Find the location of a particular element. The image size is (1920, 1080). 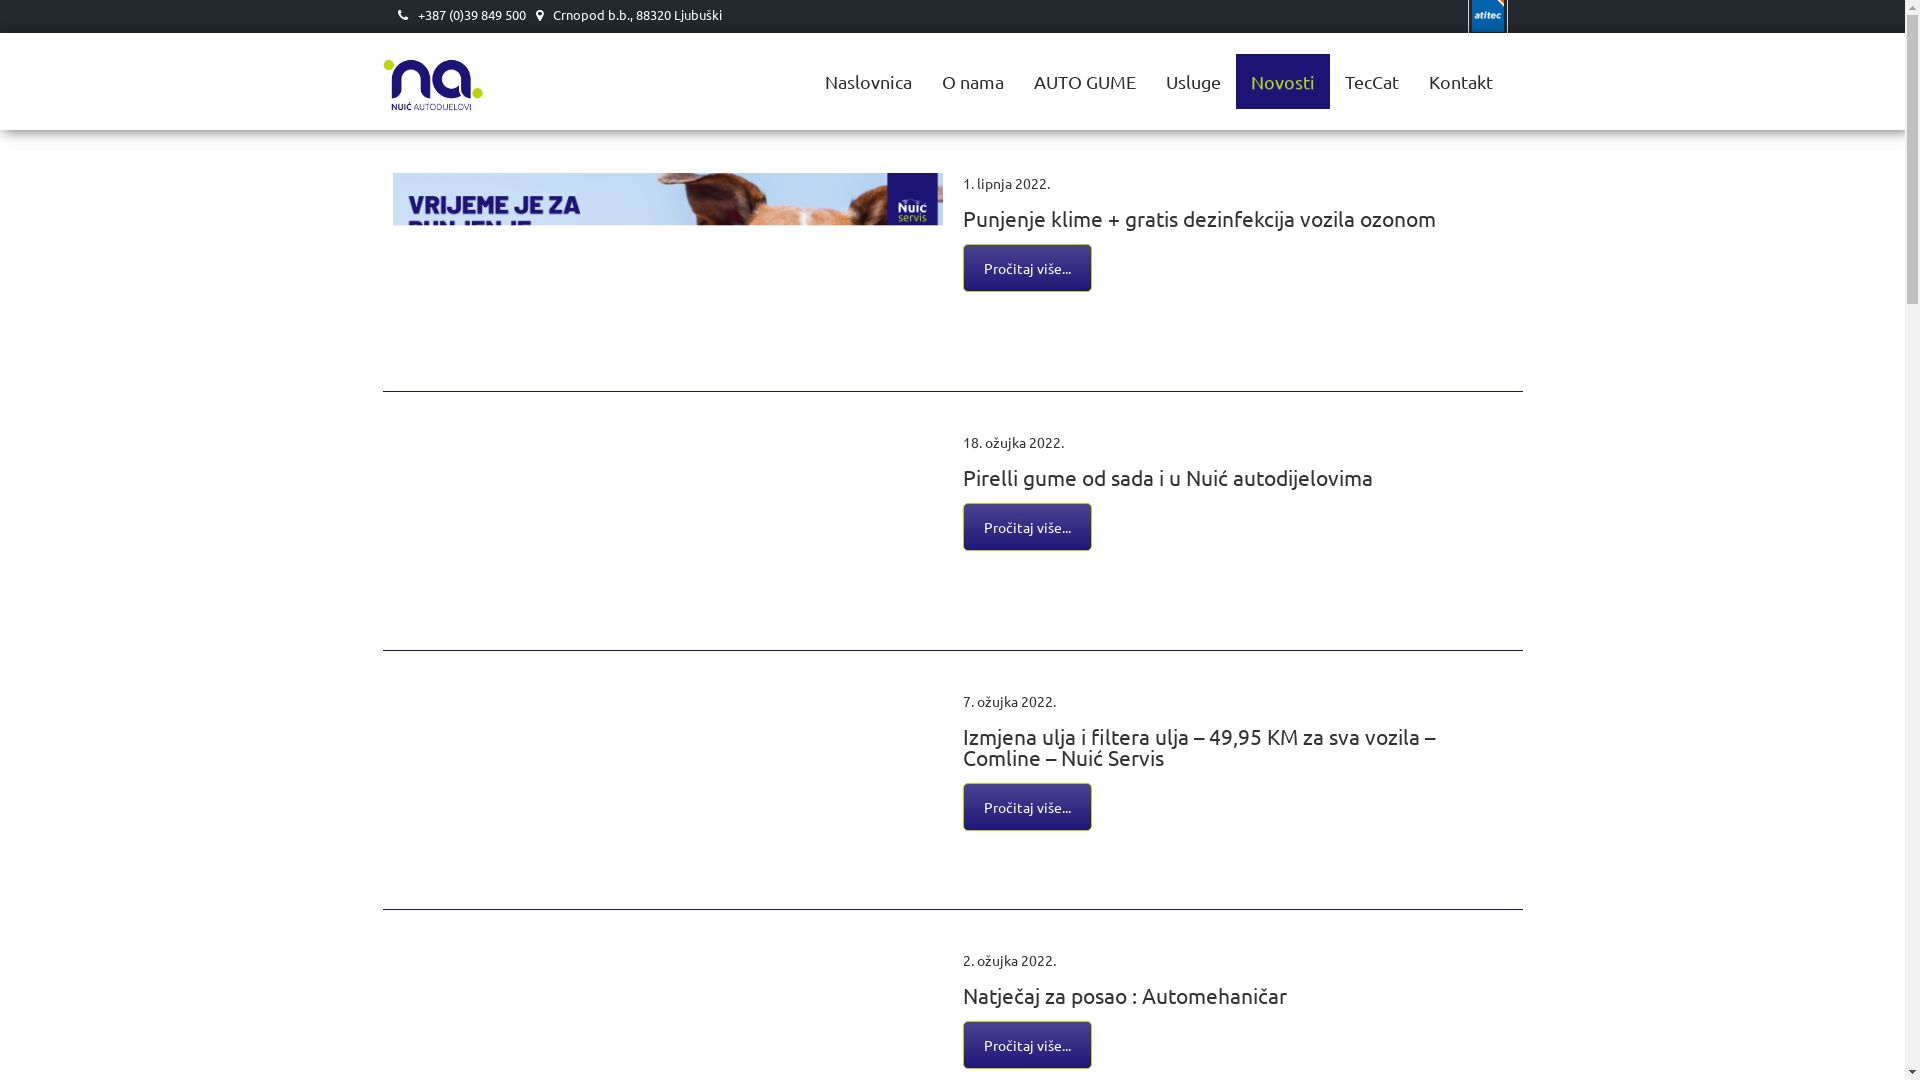

'Novosti' is located at coordinates (1235, 80).